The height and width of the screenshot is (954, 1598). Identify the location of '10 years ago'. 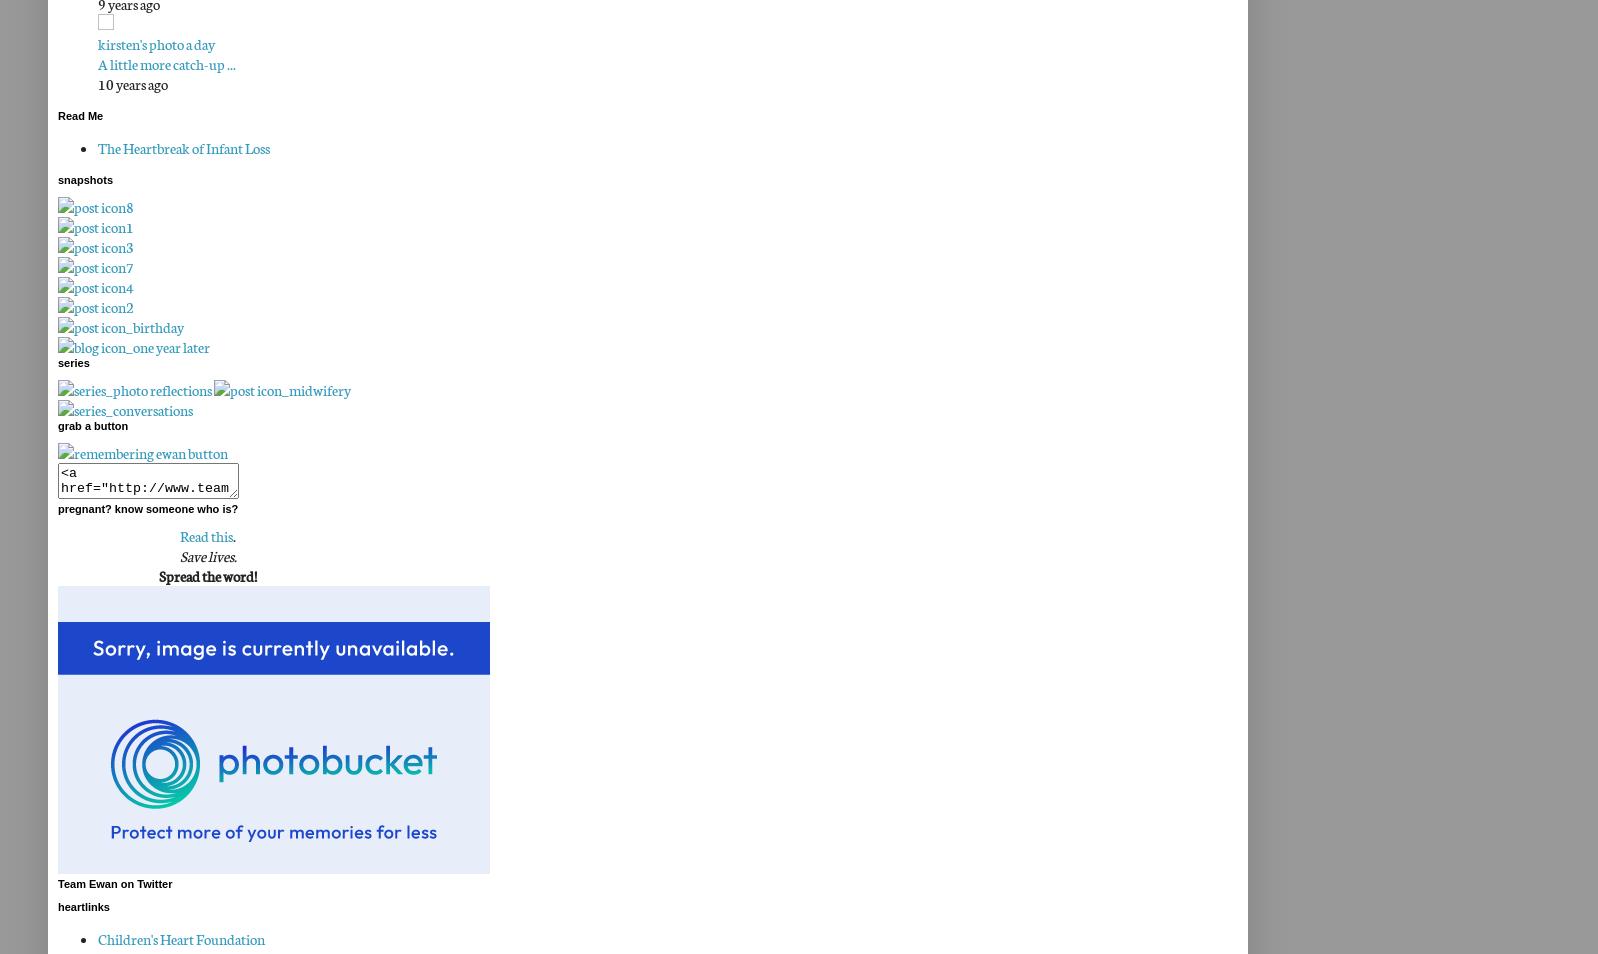
(131, 83).